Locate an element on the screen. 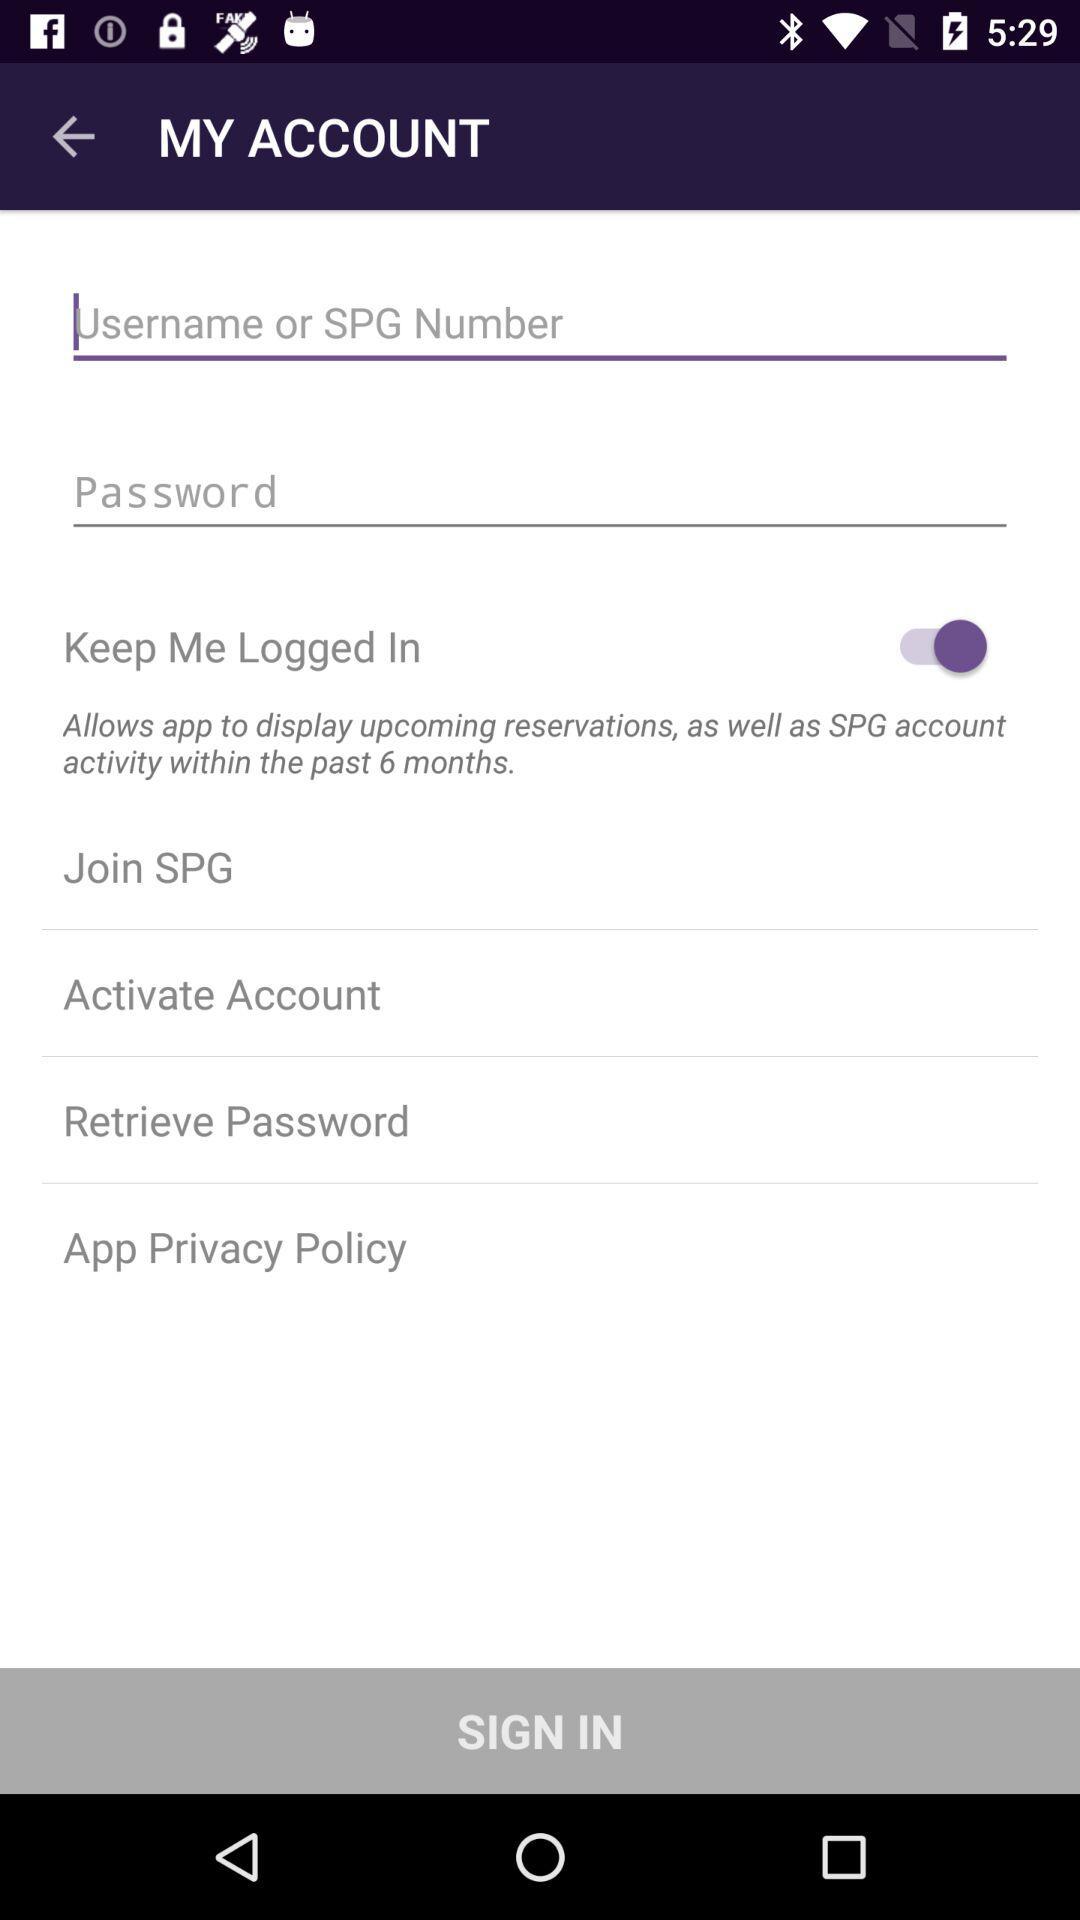  the icon to the right of the keep me logged item is located at coordinates (933, 646).